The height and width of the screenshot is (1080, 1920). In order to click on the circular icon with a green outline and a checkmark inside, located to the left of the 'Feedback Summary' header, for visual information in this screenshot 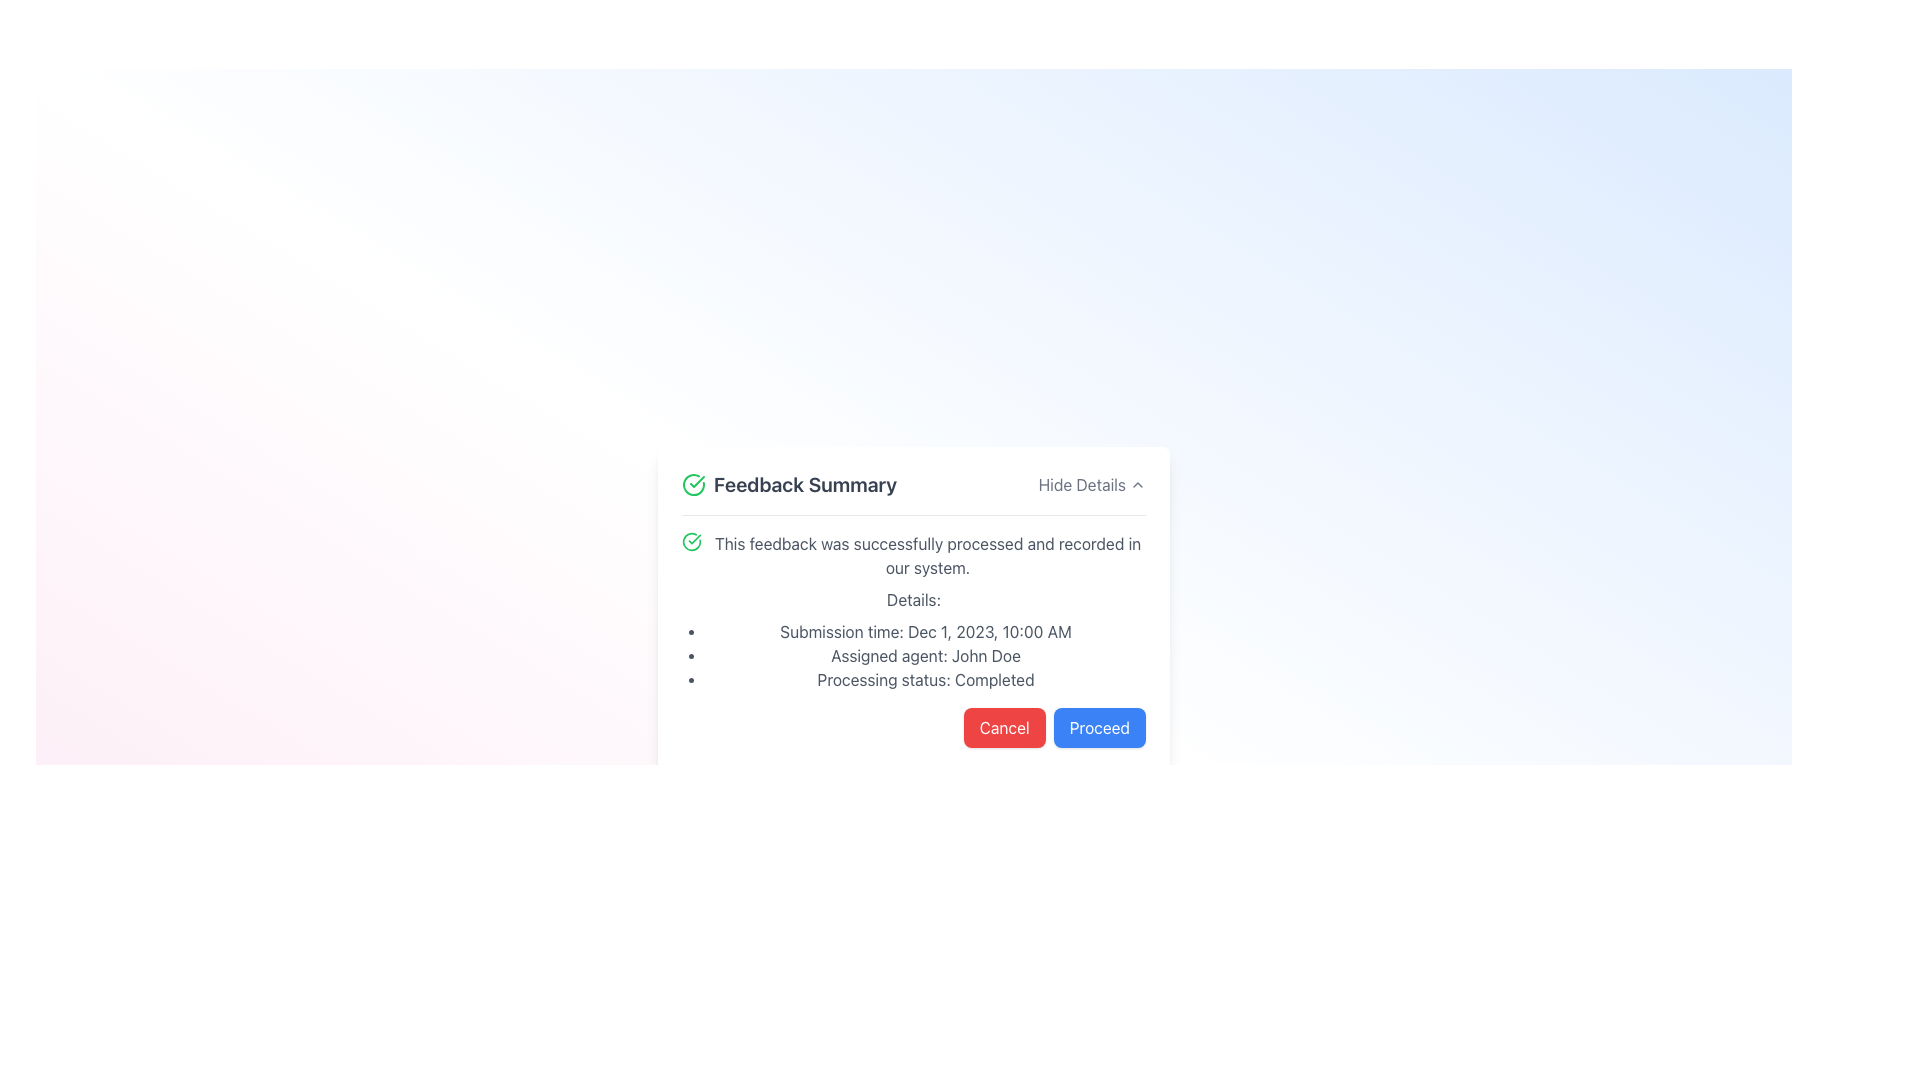, I will do `click(694, 484)`.